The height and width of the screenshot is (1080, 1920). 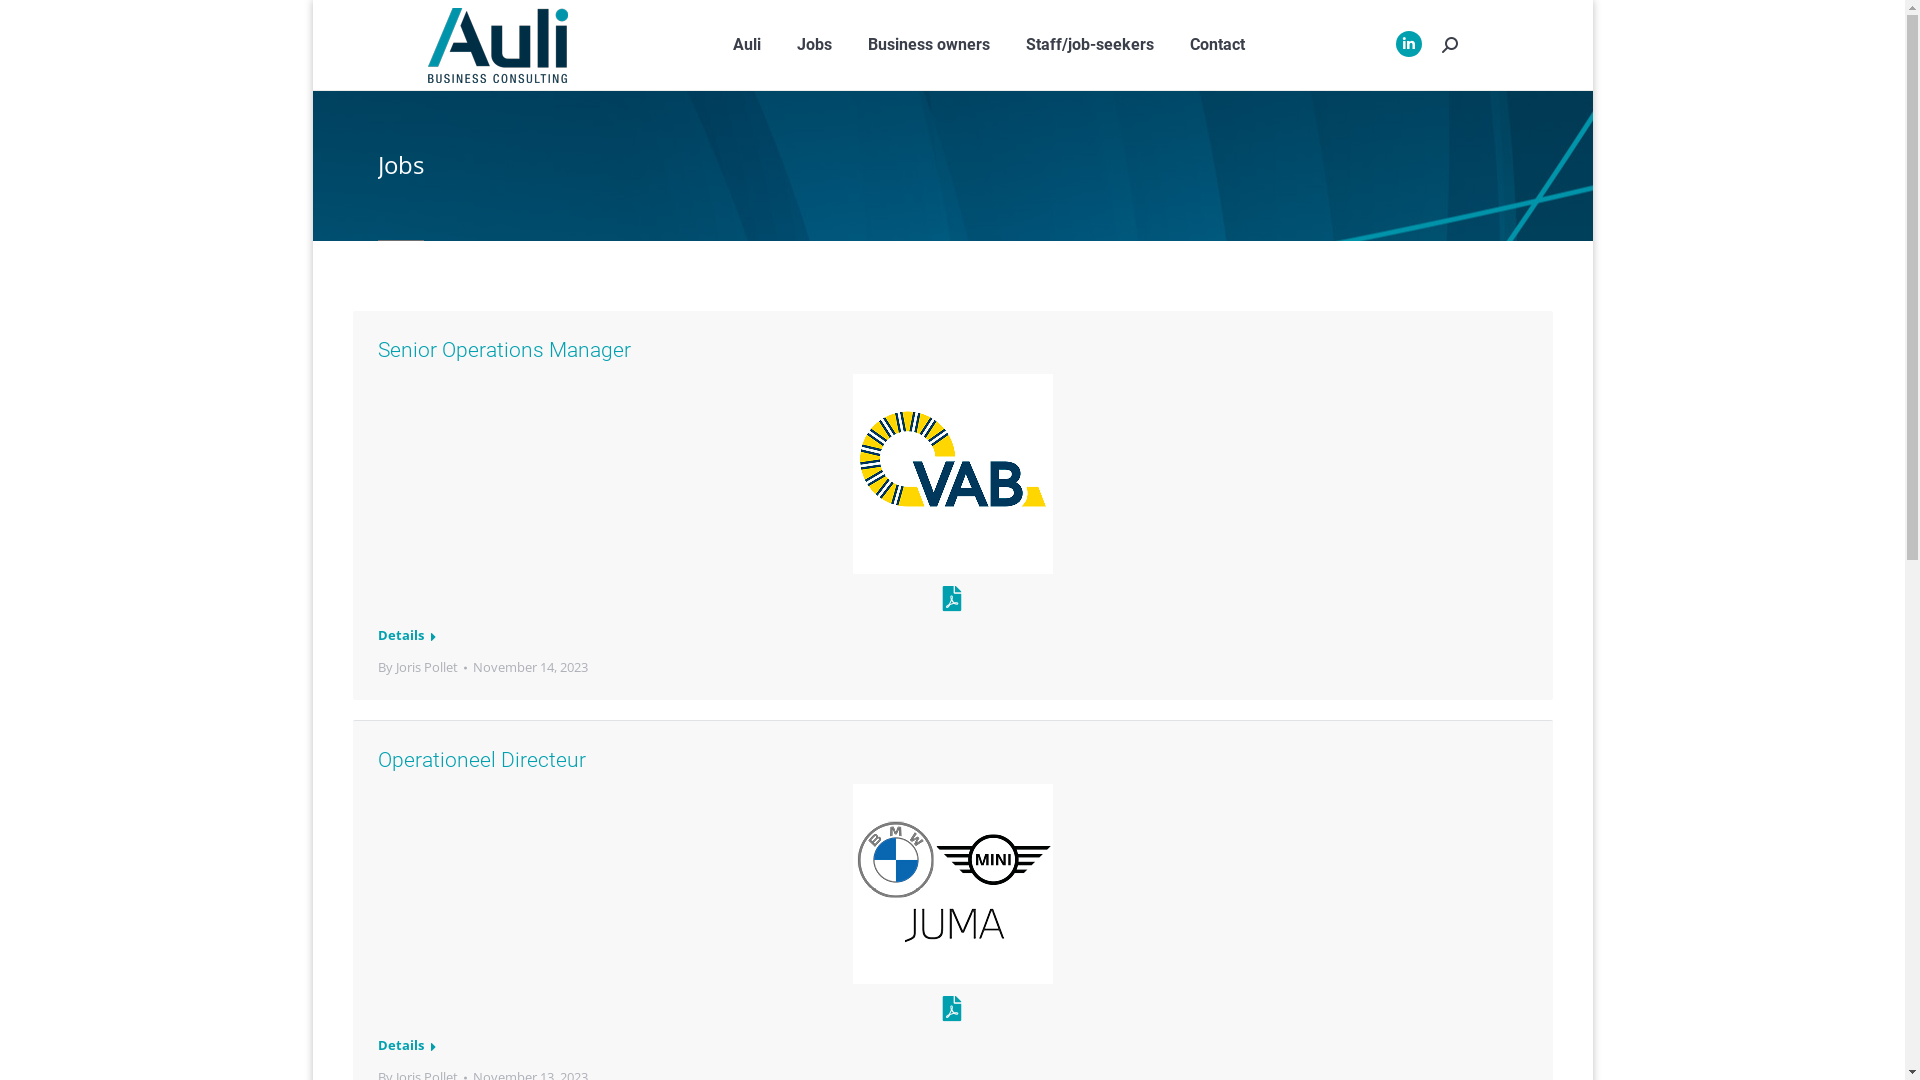 What do you see at coordinates (30, 20) in the screenshot?
I see `'Go!'` at bounding box center [30, 20].